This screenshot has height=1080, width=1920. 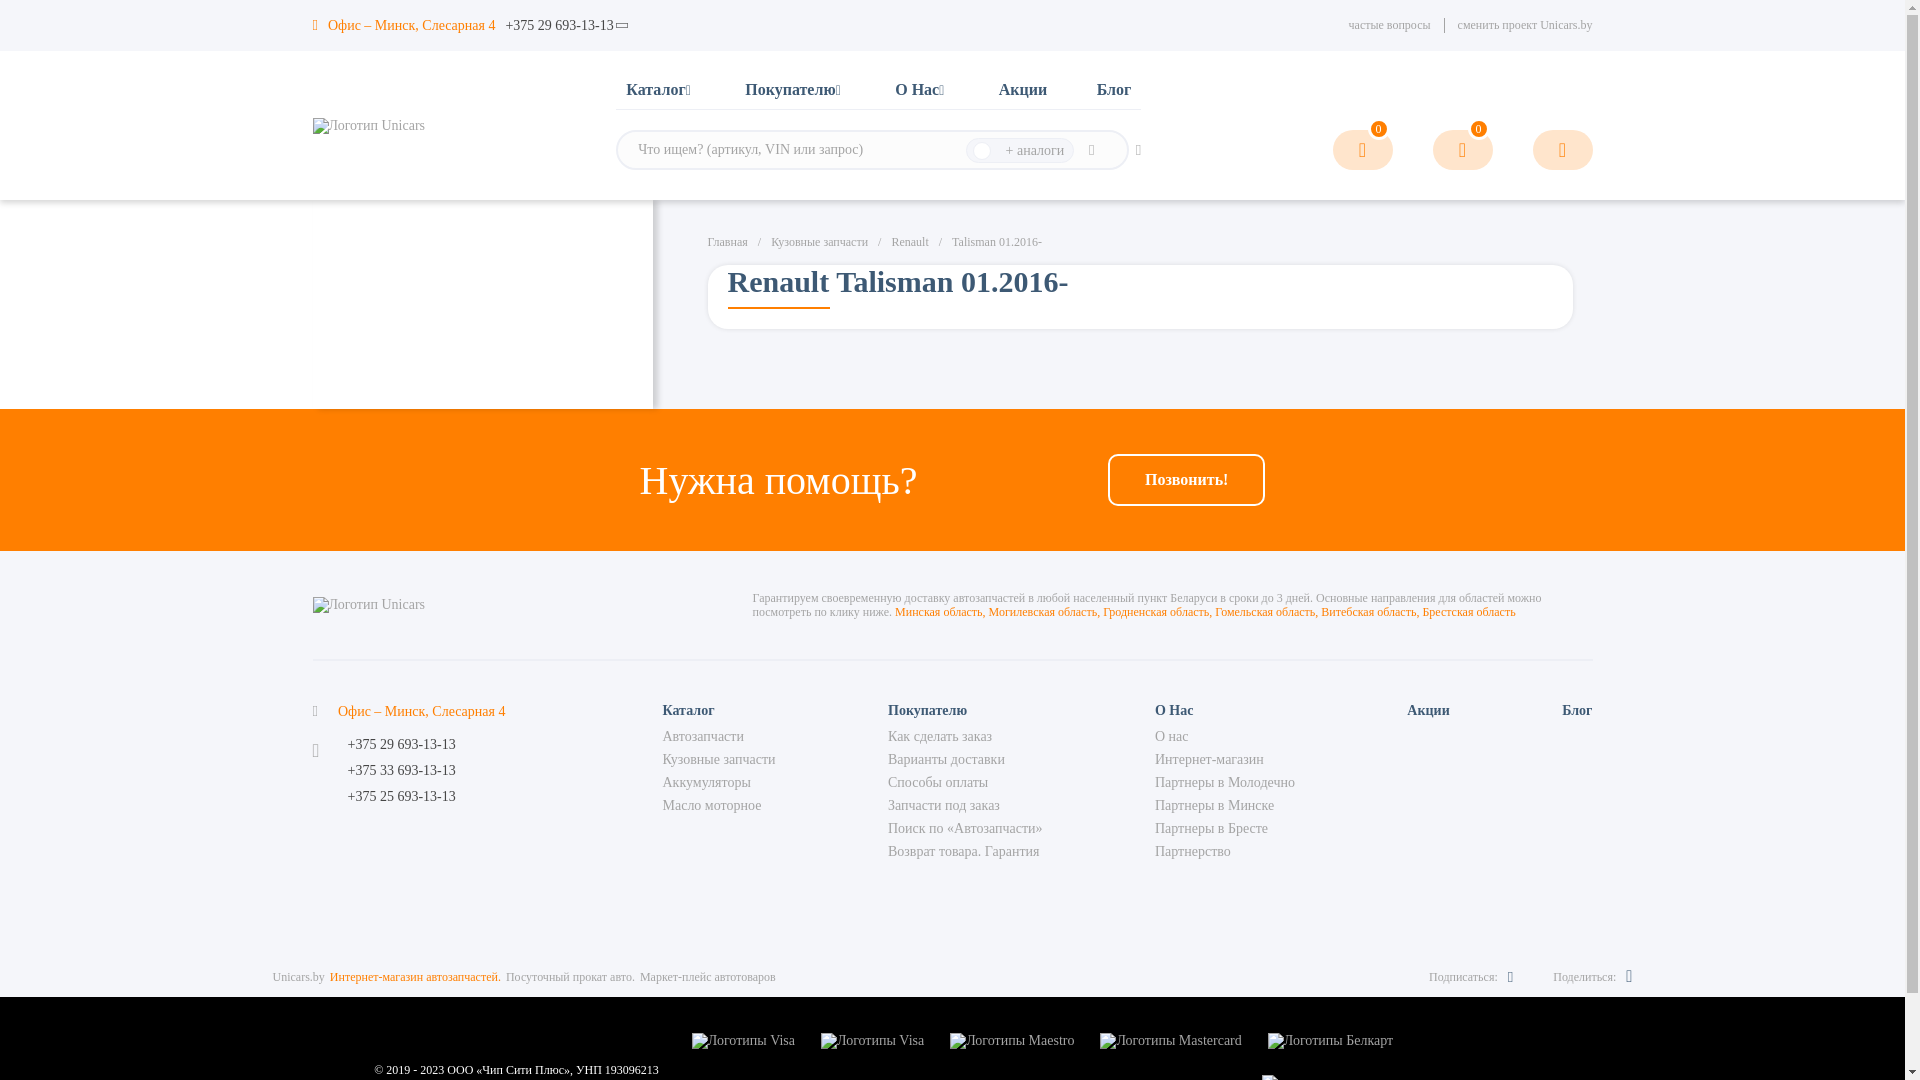 What do you see at coordinates (1331, 149) in the screenshot?
I see `'0'` at bounding box center [1331, 149].